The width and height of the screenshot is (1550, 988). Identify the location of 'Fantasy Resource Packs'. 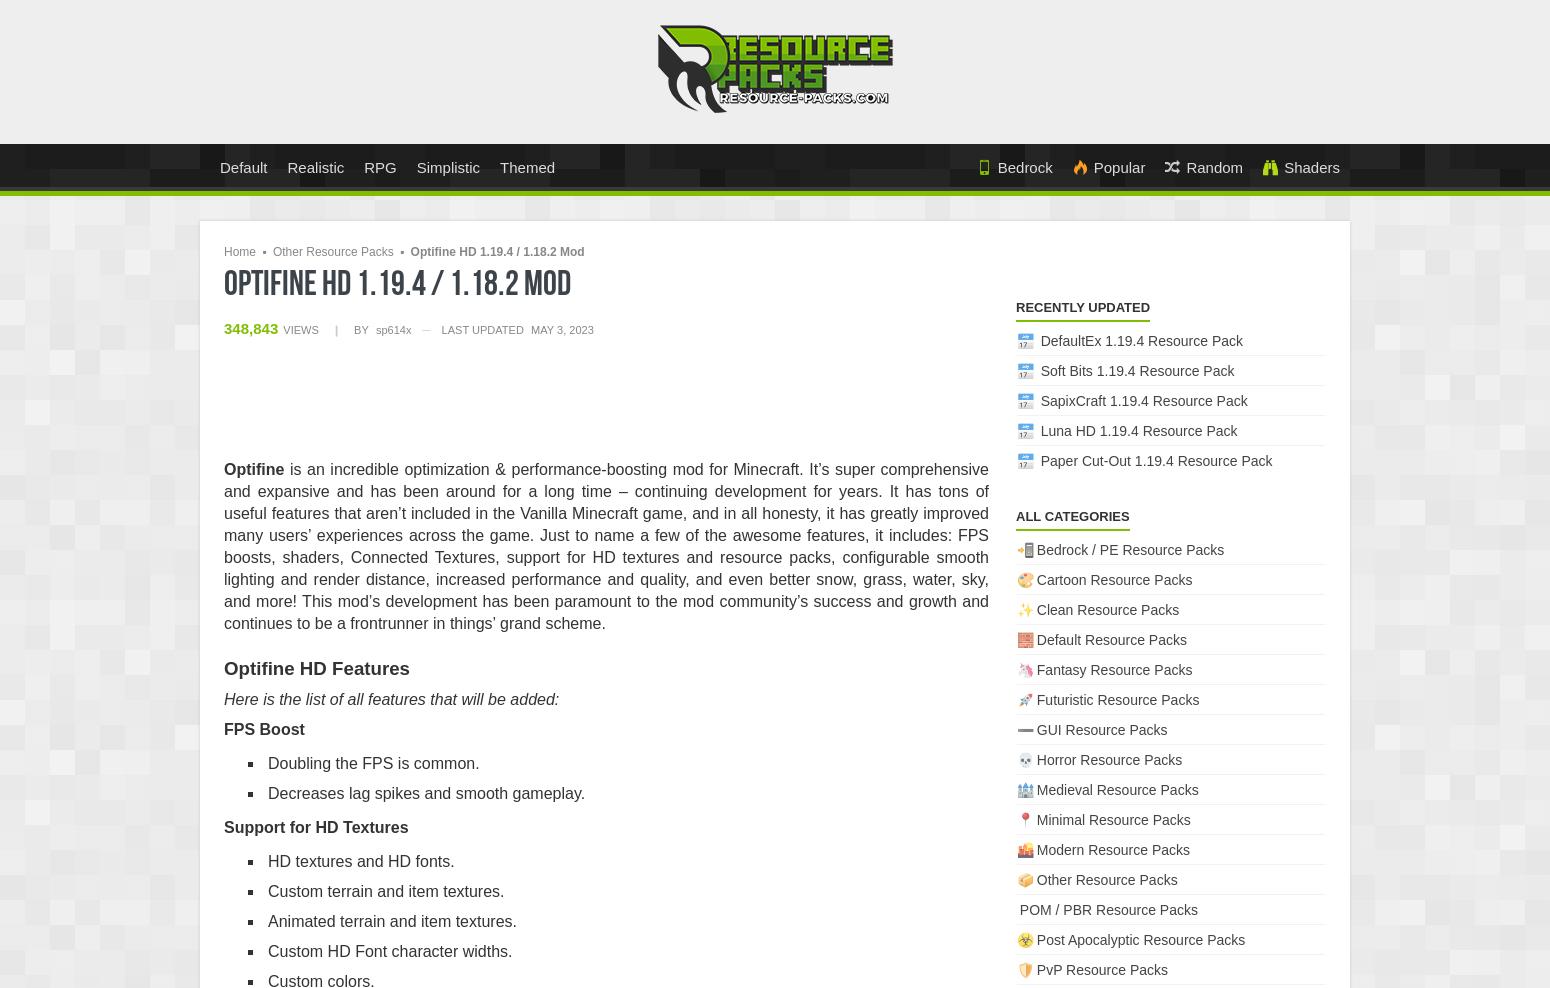
(1112, 668).